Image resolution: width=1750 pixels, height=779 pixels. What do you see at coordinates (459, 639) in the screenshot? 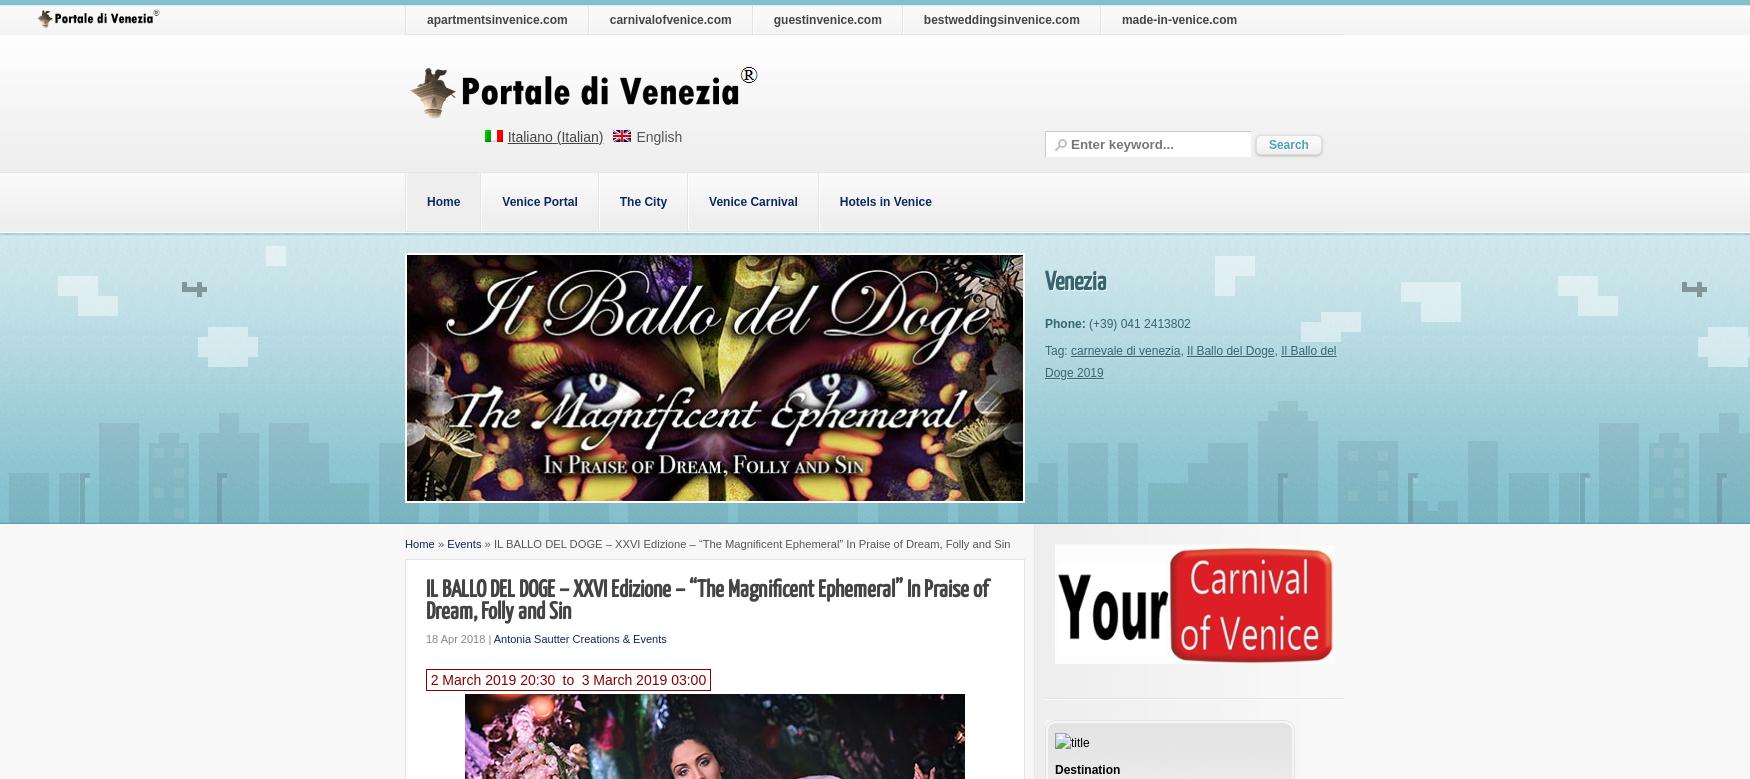
I see `'18 Apr 2018 |'` at bounding box center [459, 639].